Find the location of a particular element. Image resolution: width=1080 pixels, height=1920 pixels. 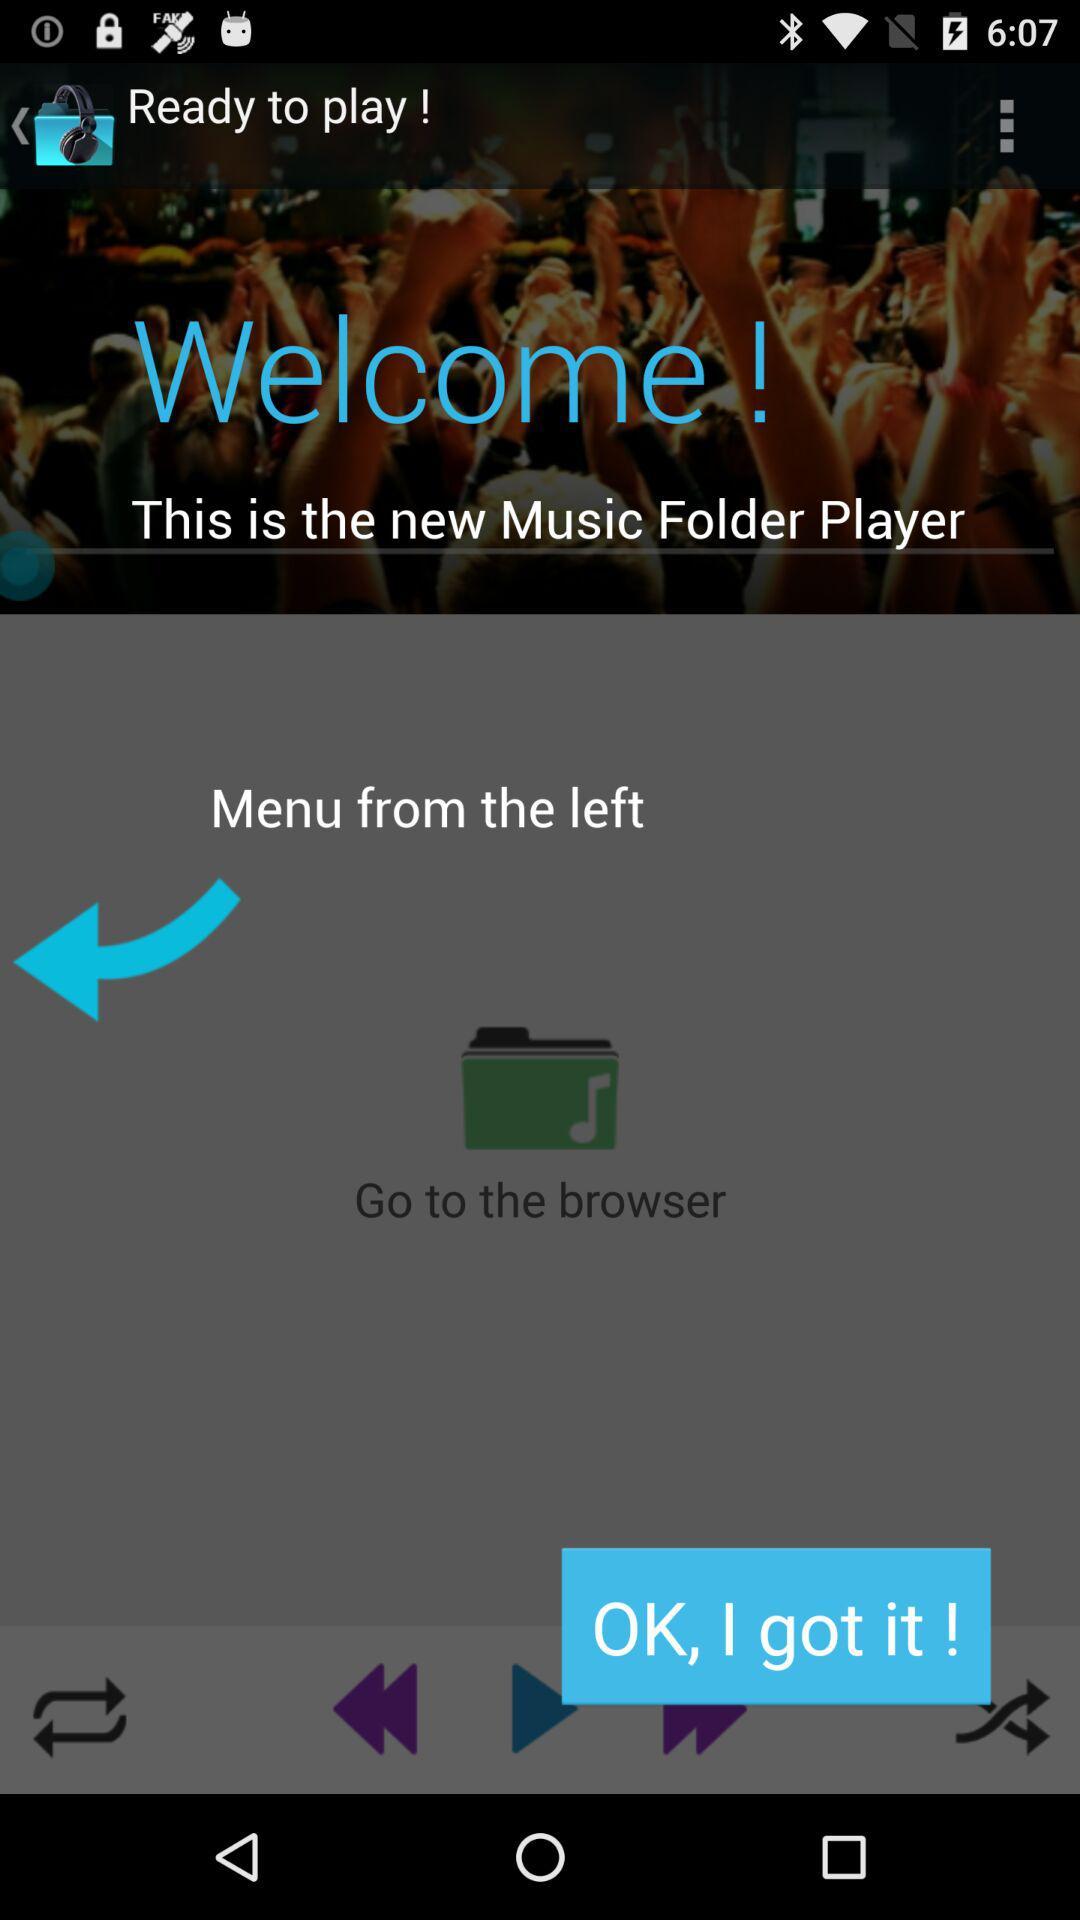

the play icon is located at coordinates (540, 1830).